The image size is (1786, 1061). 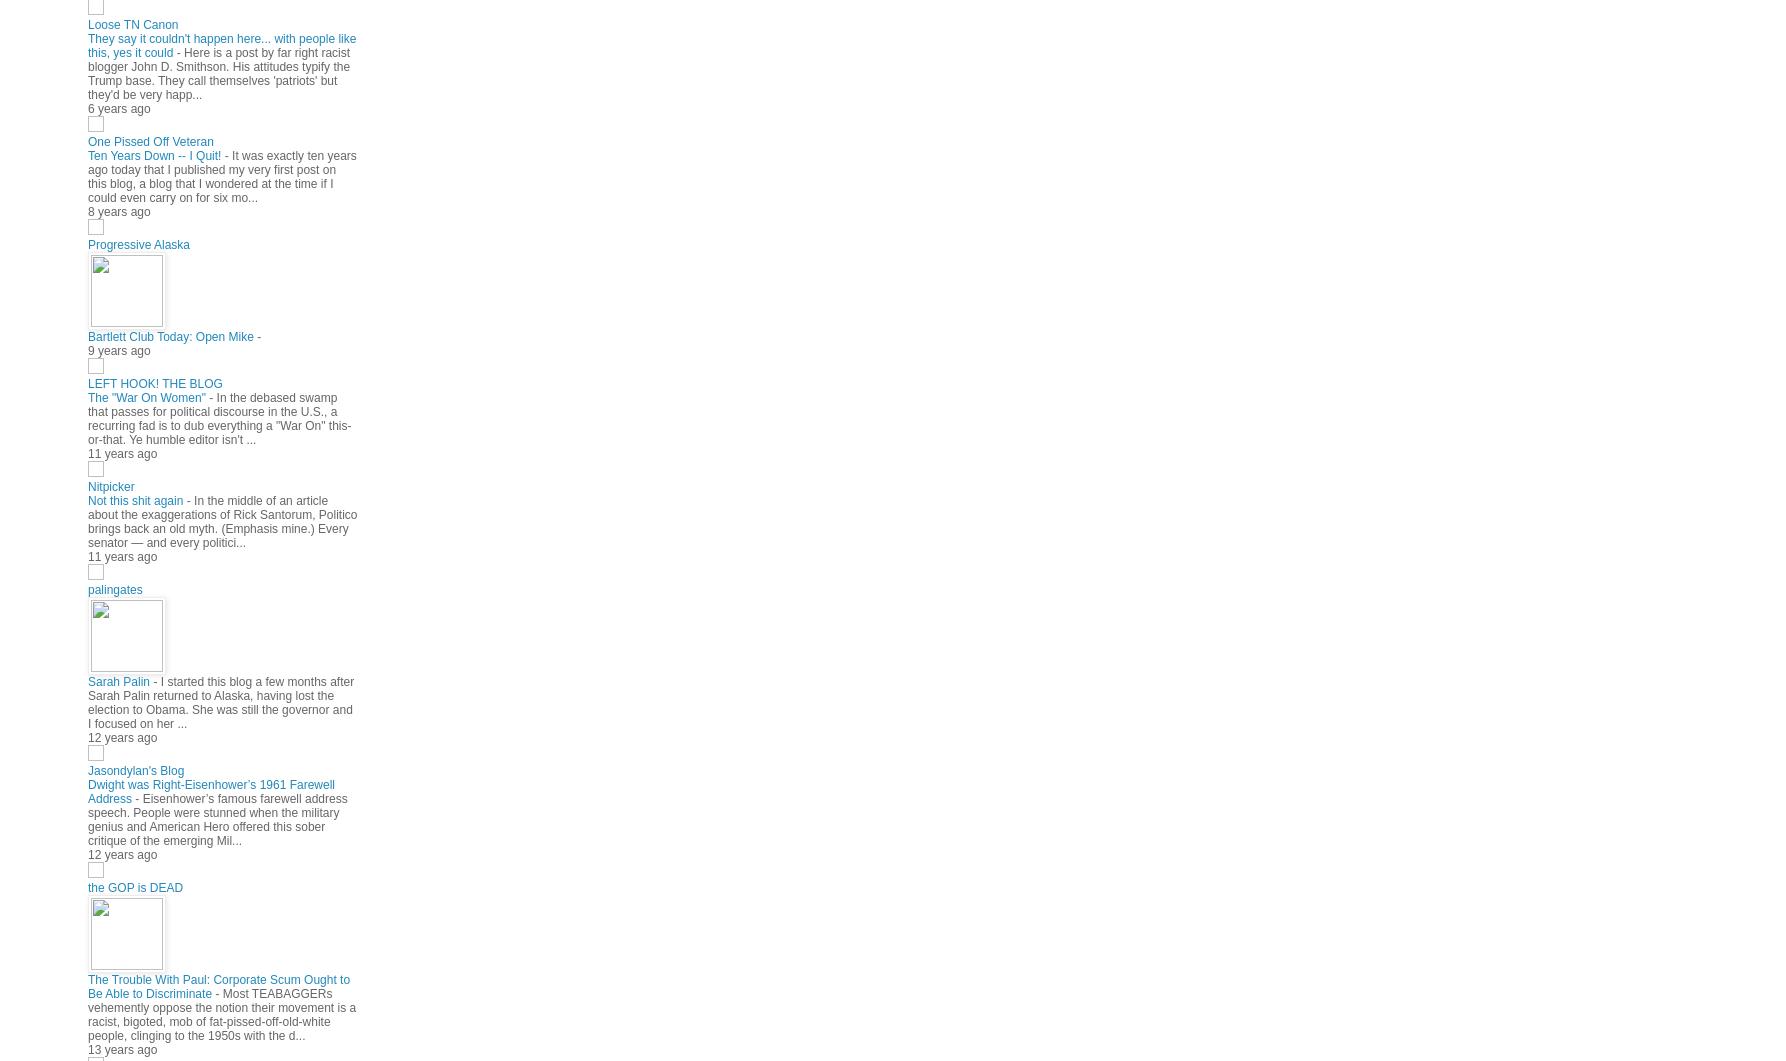 I want to click on 'LEFT HOOK! THE BLOG', so click(x=88, y=383).